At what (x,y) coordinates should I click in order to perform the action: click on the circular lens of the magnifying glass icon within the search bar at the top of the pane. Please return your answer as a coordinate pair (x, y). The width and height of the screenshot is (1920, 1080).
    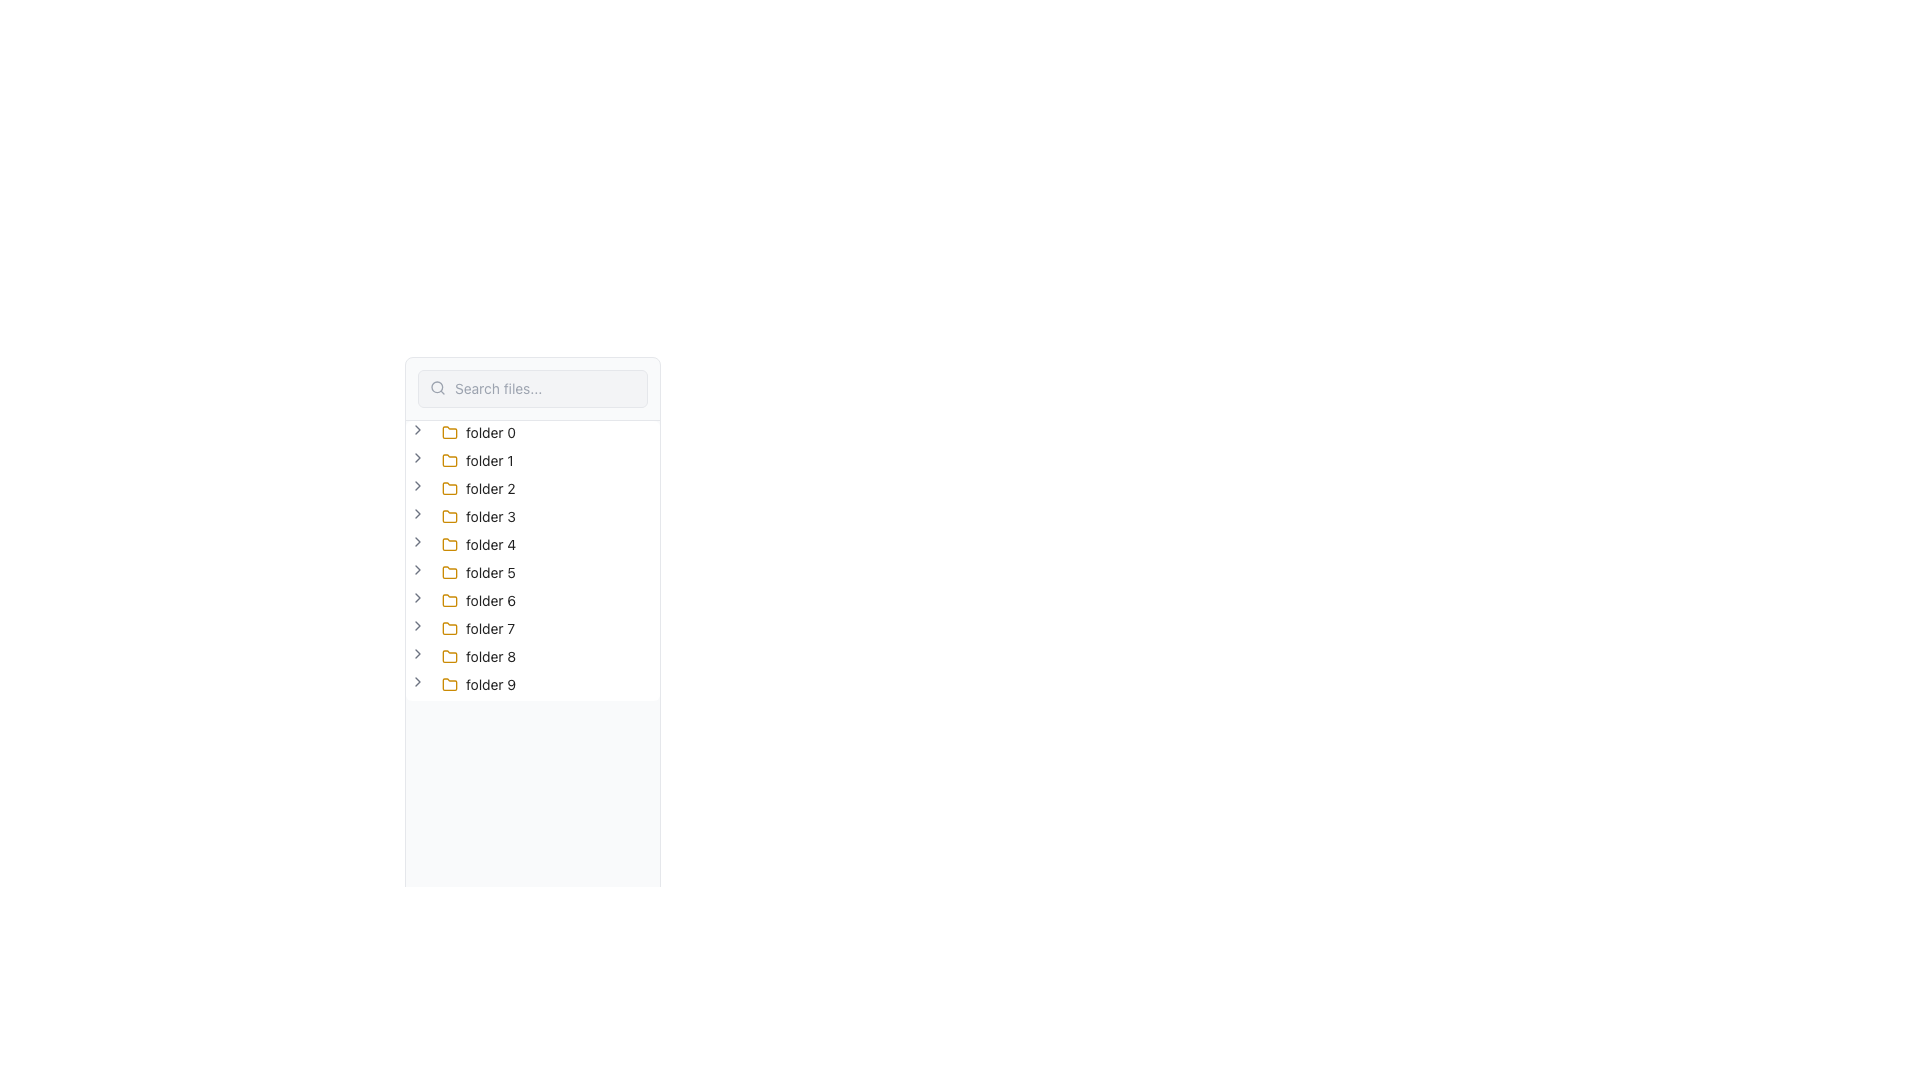
    Looking at the image, I should click on (436, 387).